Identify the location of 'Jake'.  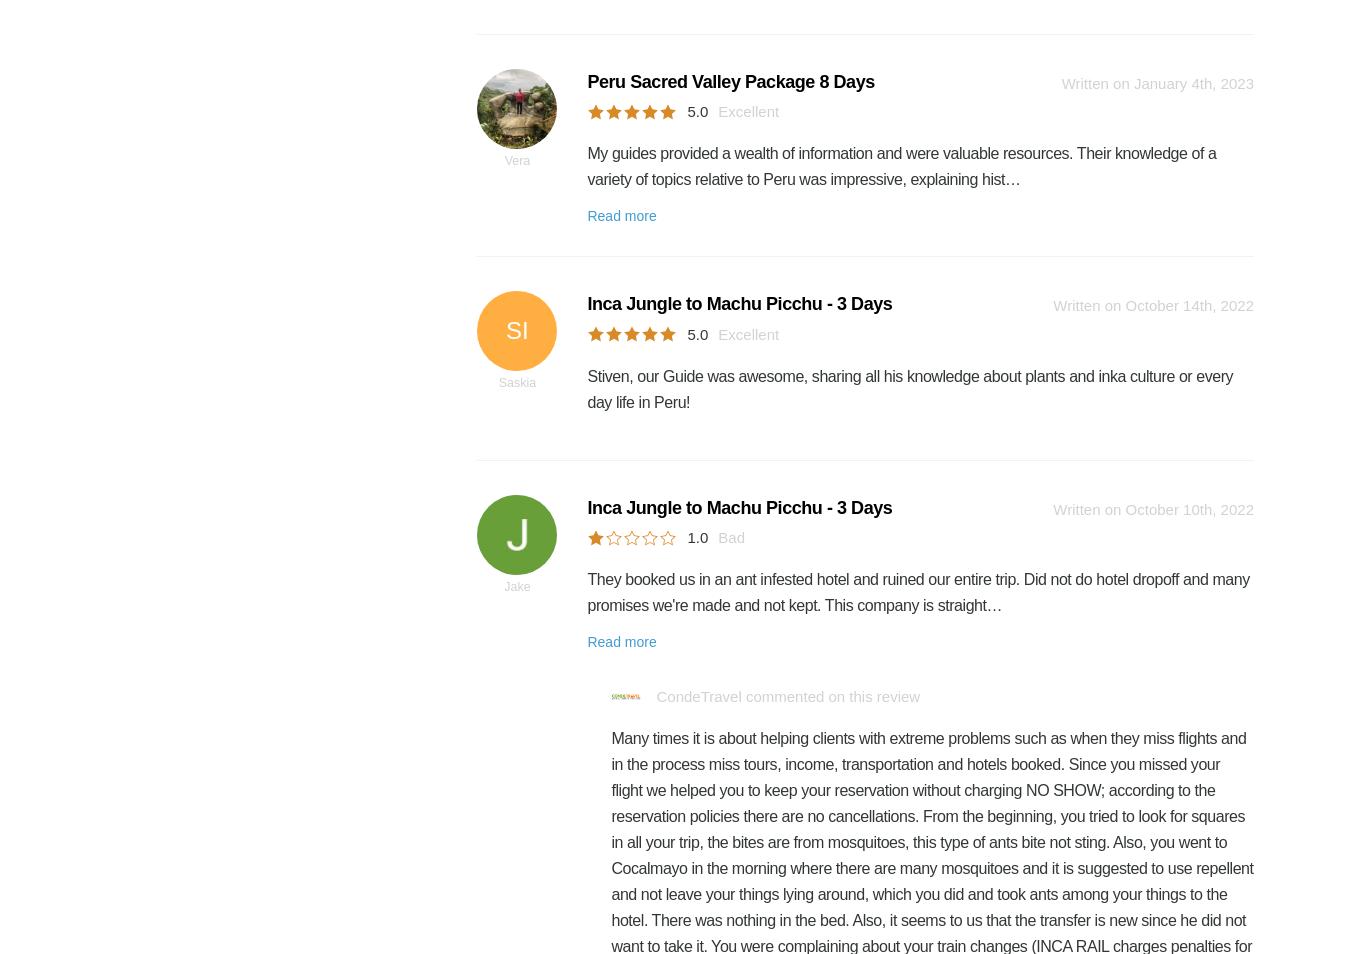
(517, 585).